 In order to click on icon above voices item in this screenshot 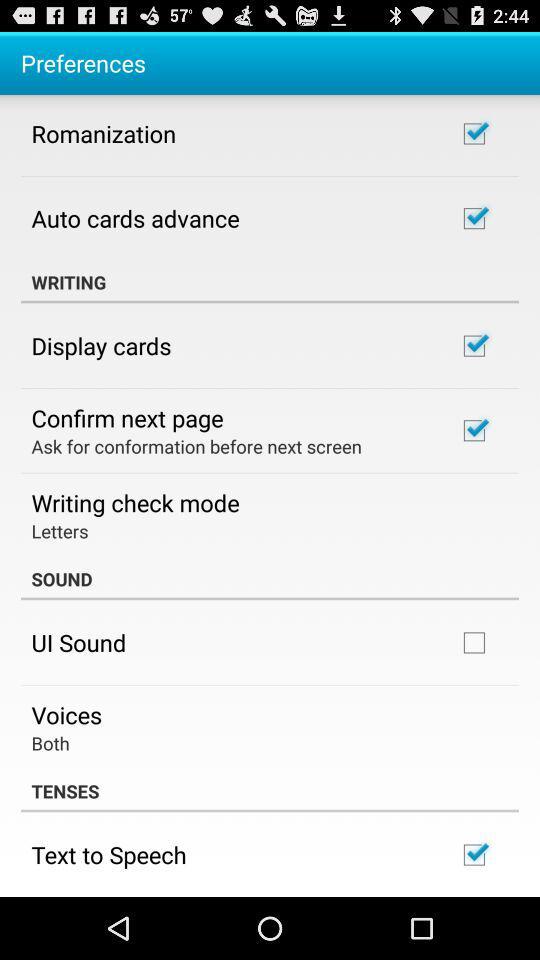, I will do `click(77, 641)`.